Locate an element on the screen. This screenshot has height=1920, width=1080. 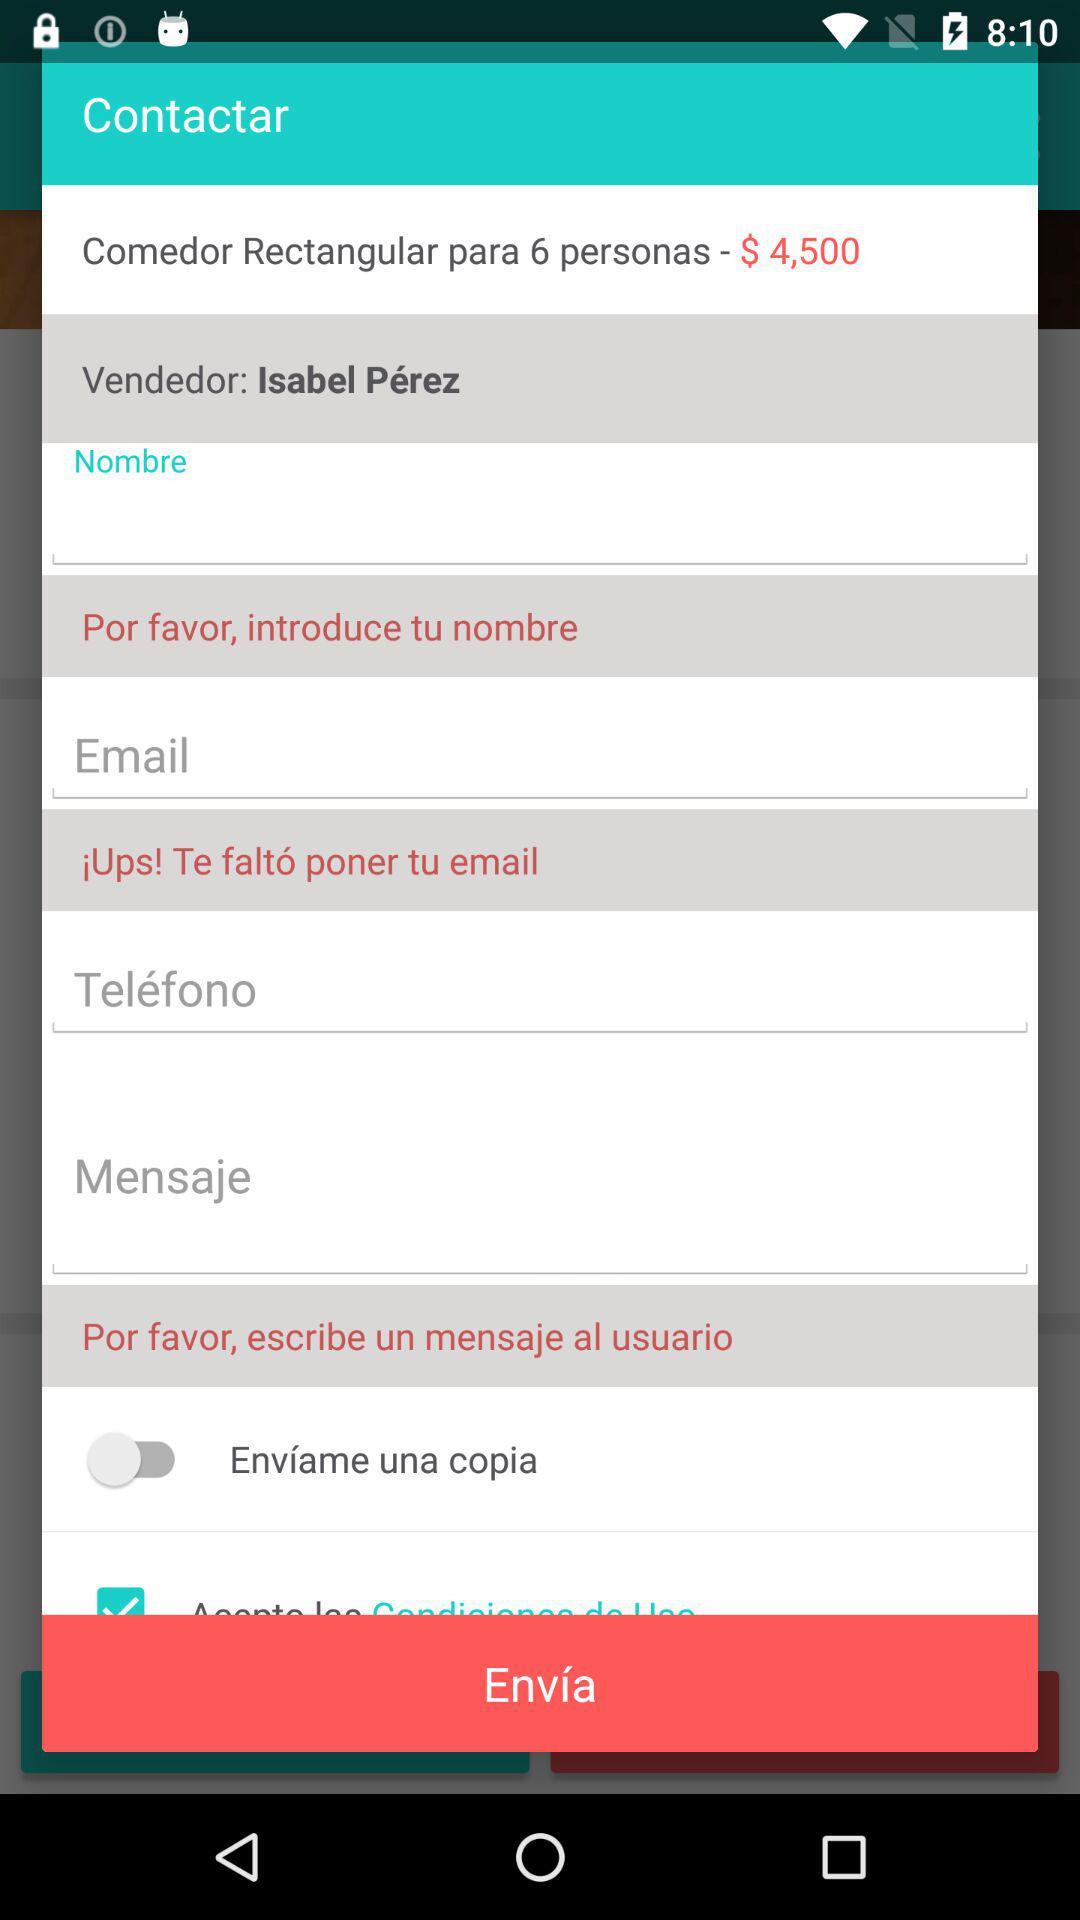
the text below email option is located at coordinates (540, 859).